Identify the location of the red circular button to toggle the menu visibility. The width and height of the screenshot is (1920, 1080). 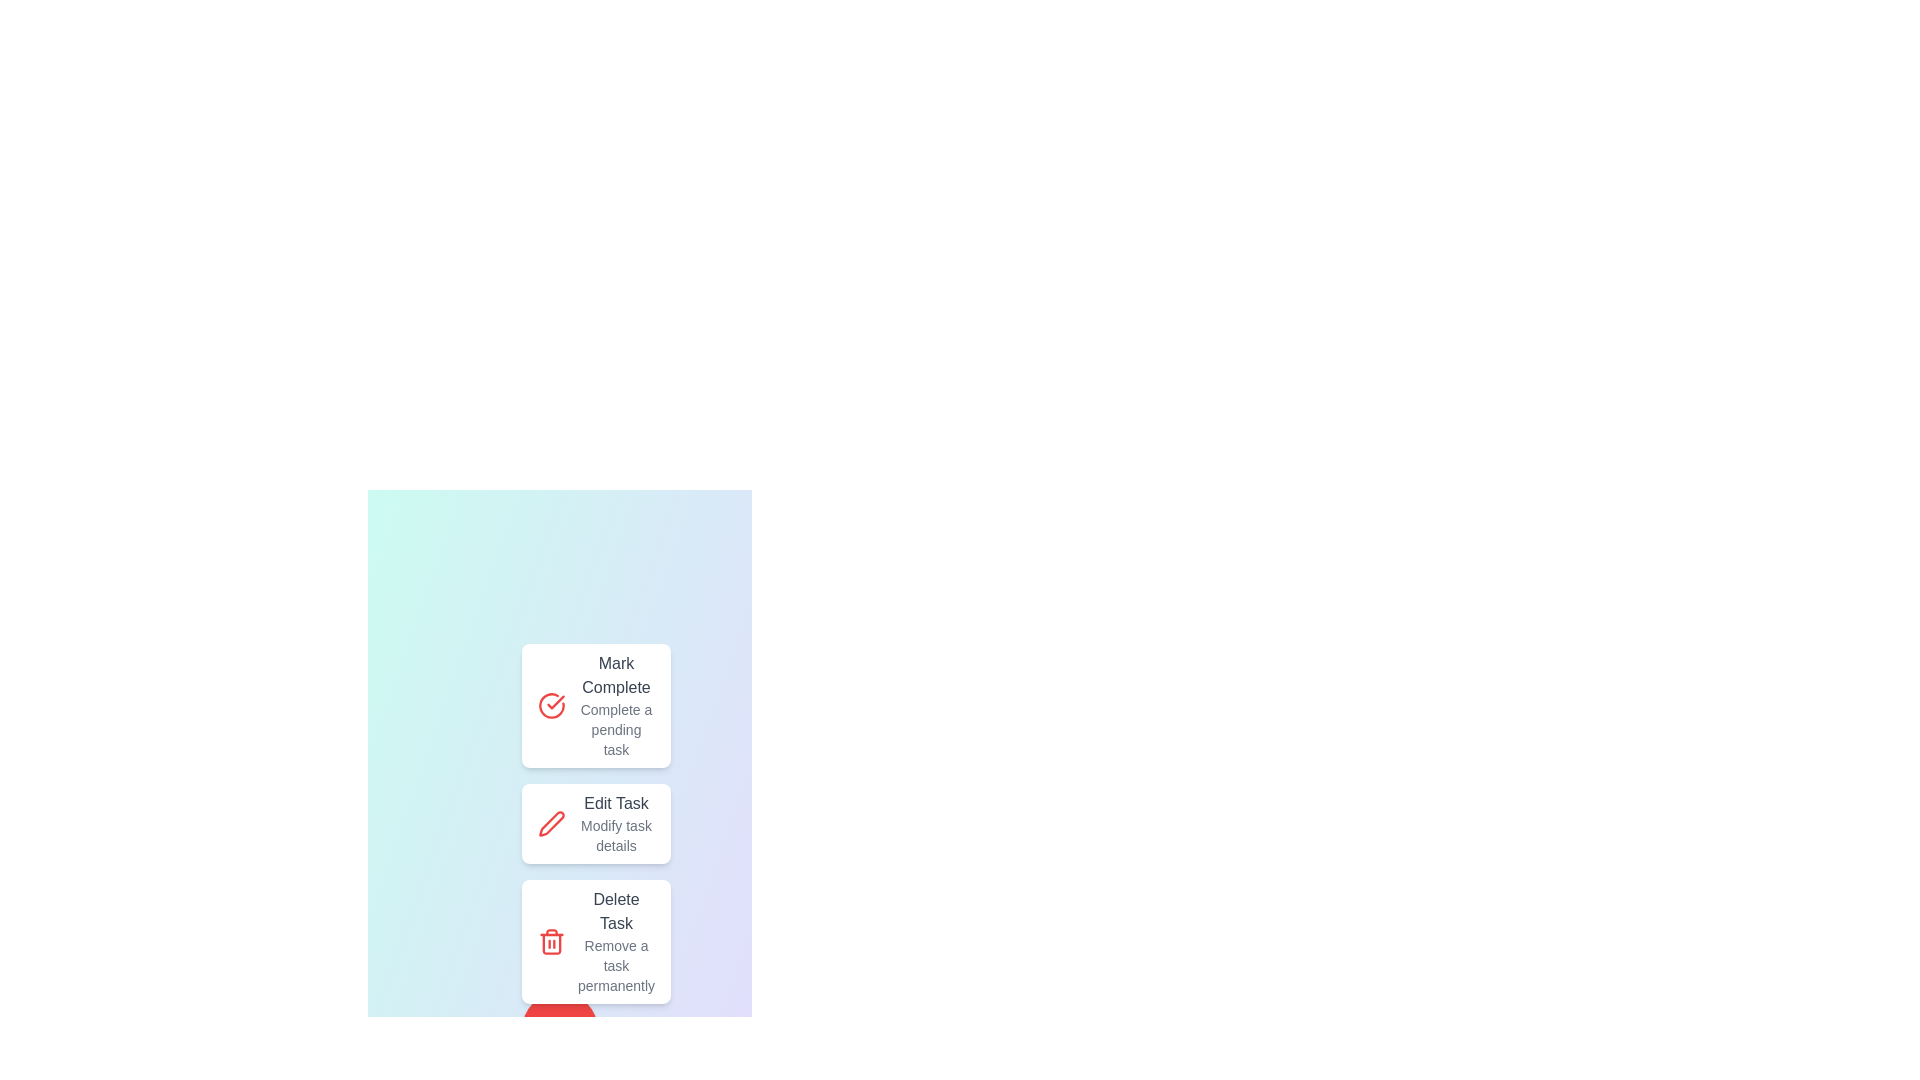
(560, 1029).